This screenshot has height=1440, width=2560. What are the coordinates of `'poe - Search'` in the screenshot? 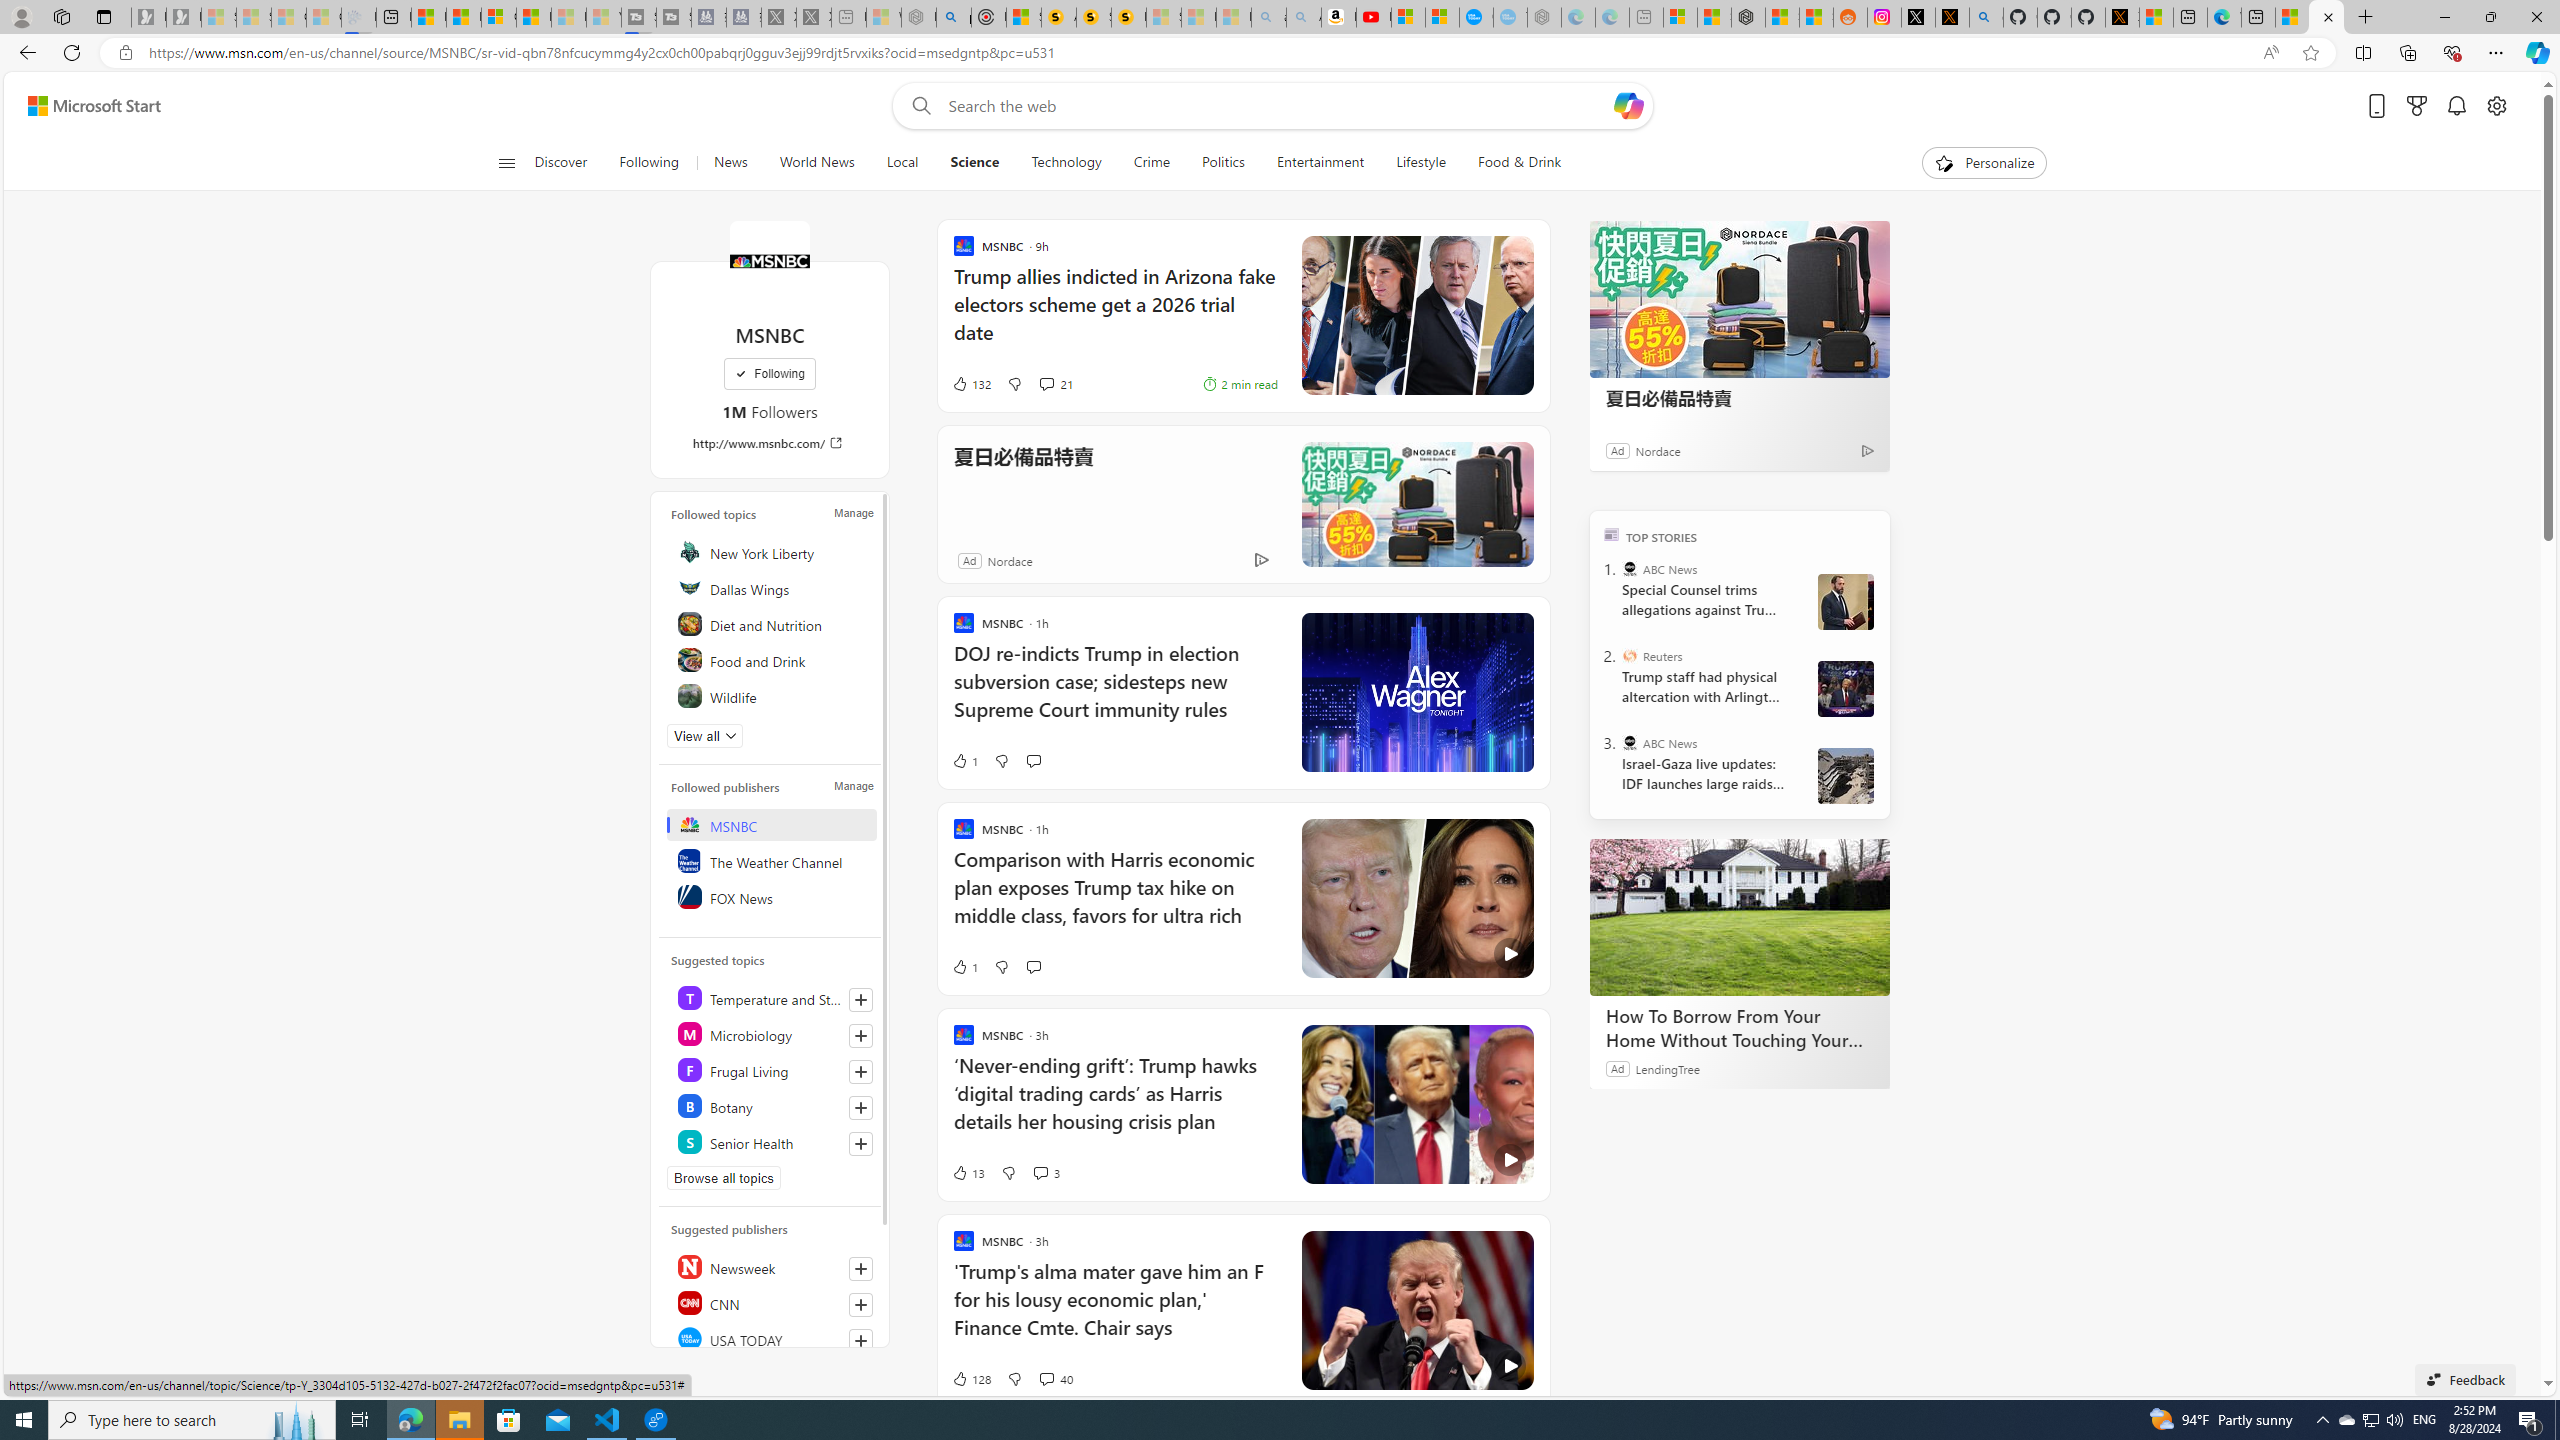 It's located at (953, 16).